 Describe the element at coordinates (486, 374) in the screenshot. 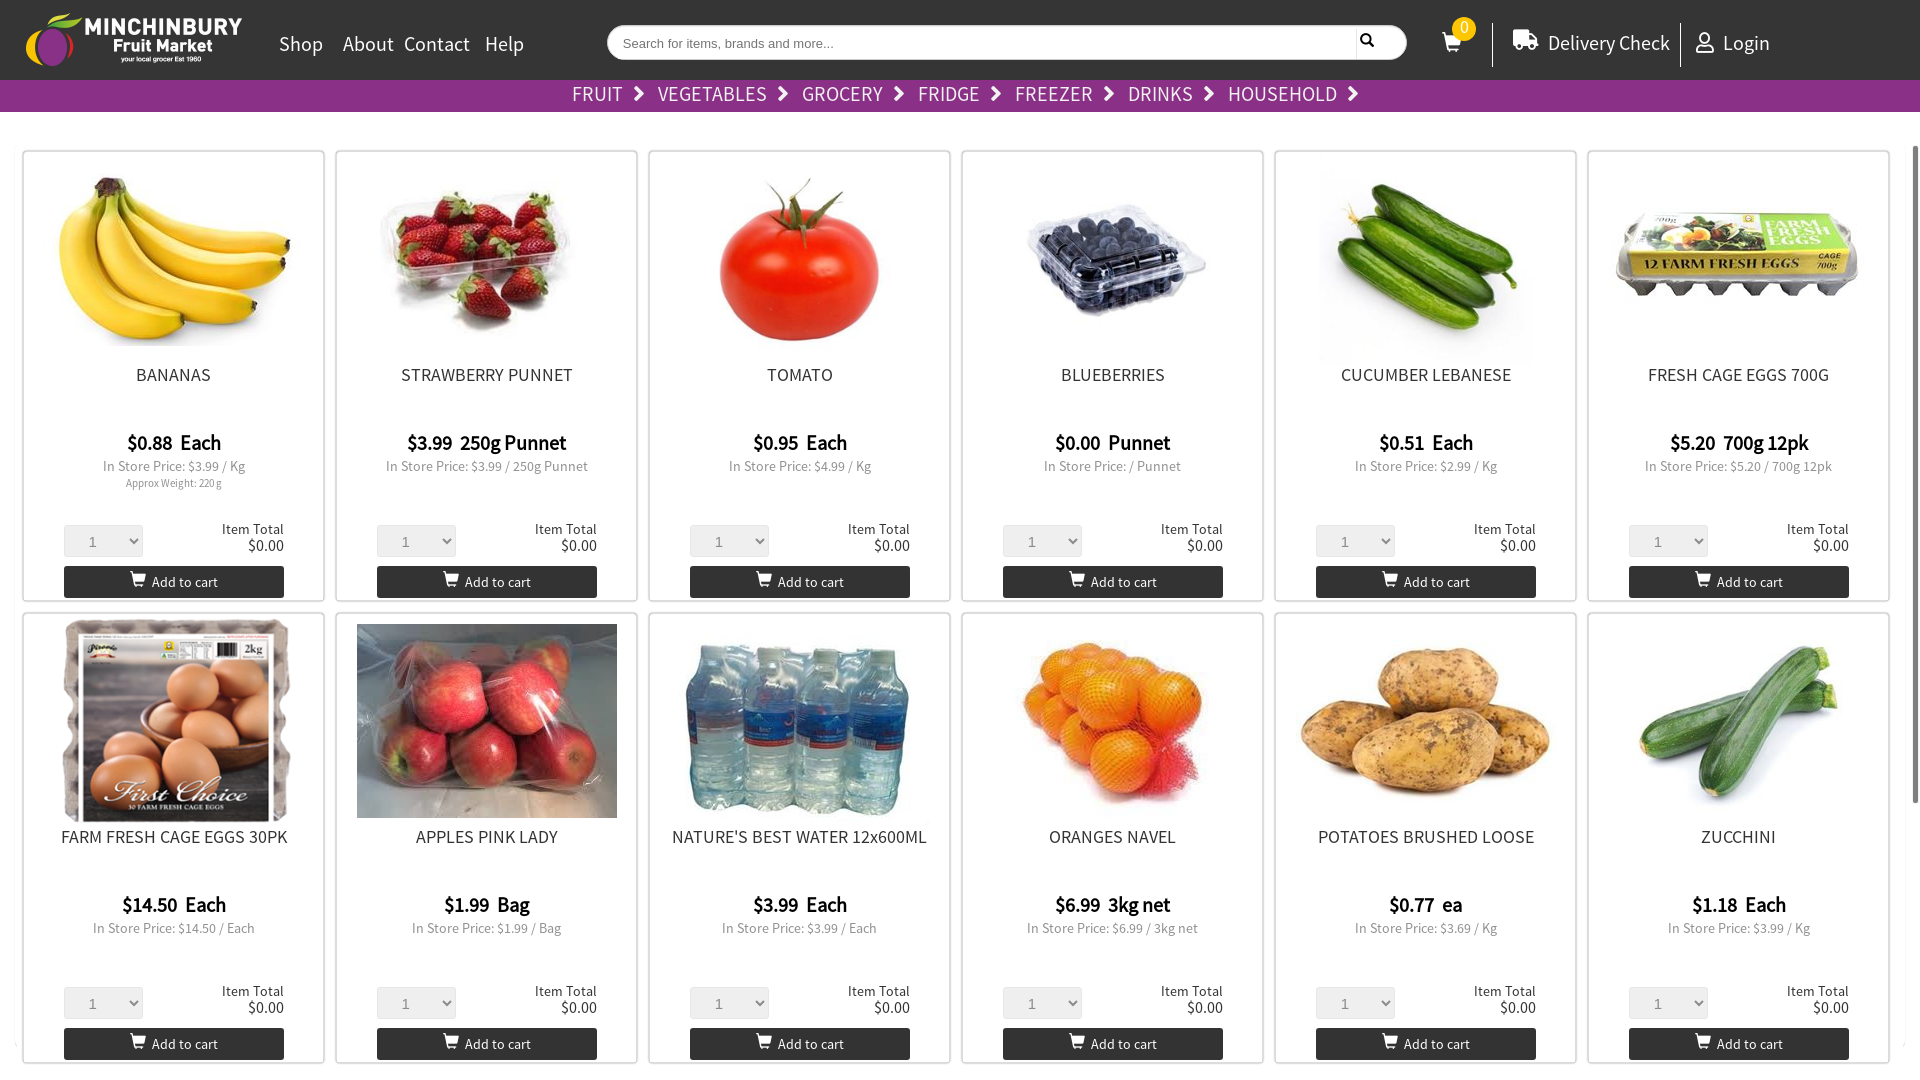

I see `'STRAWBERRY PUNNET'` at that location.